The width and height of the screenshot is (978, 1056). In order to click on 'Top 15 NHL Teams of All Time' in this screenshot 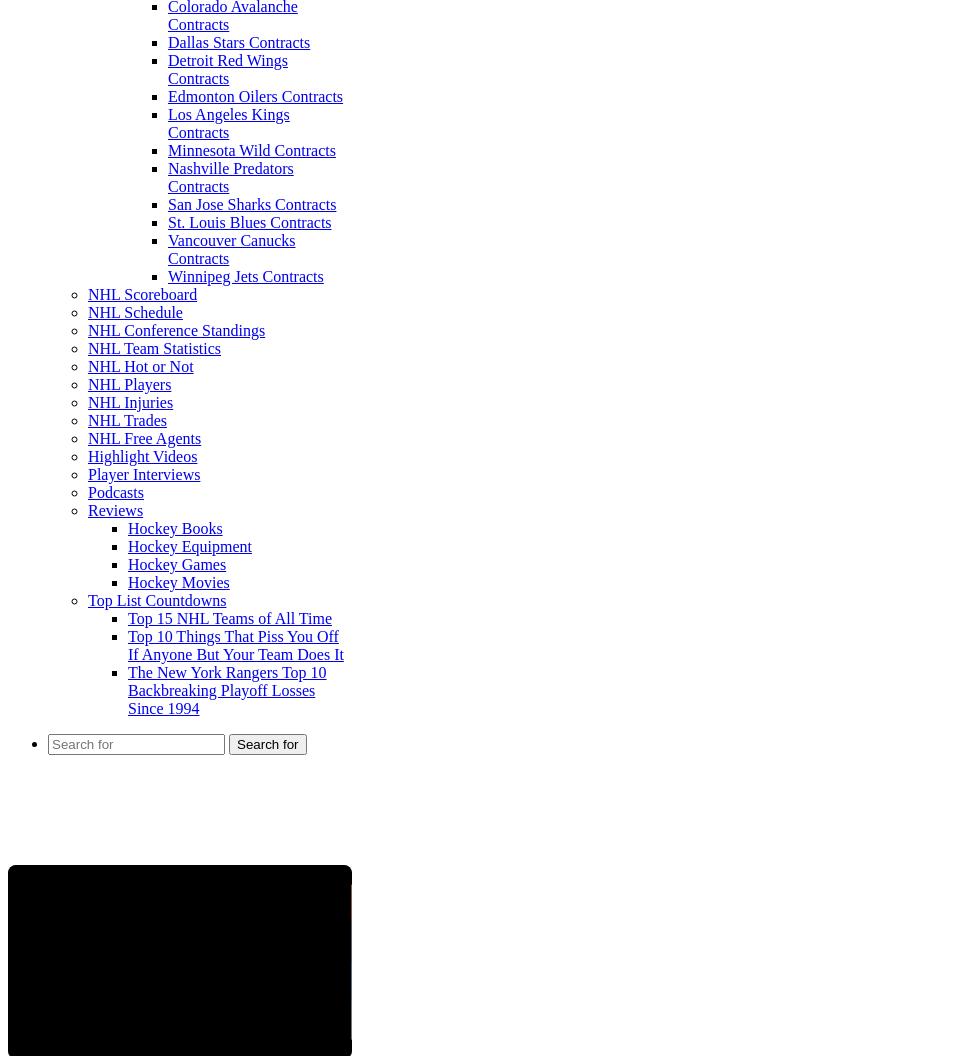, I will do `click(128, 617)`.